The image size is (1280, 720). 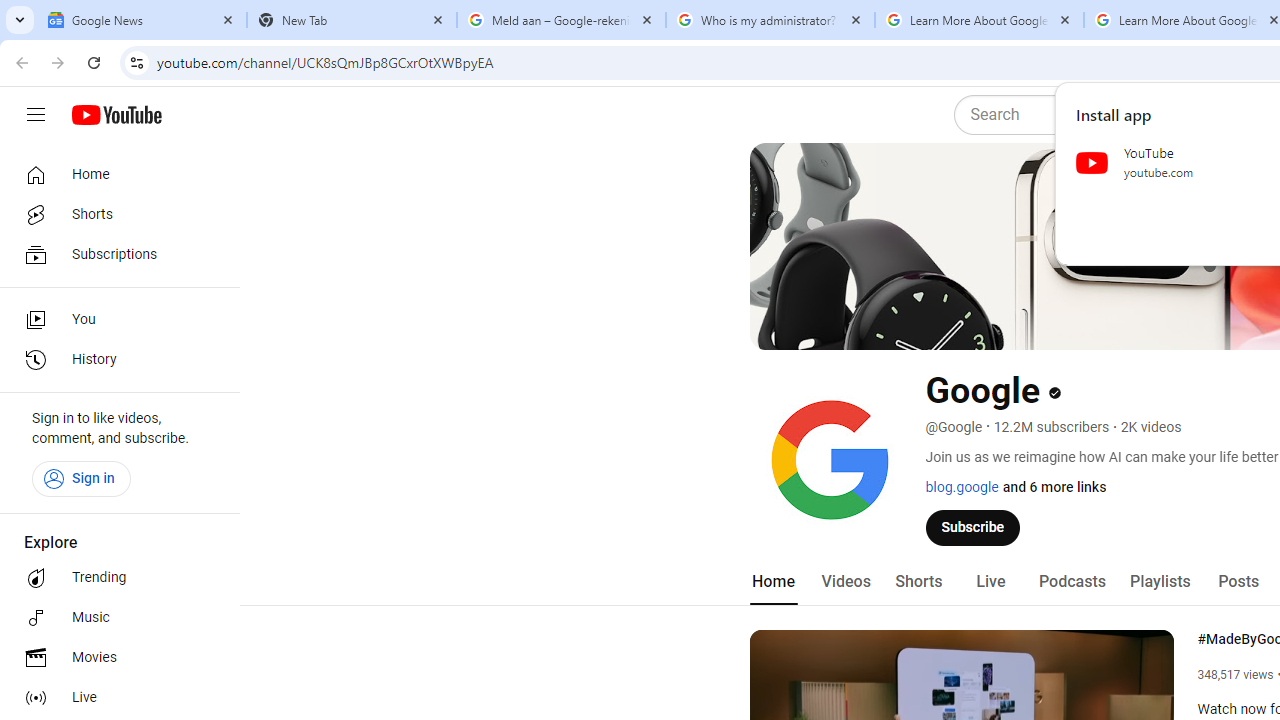 I want to click on 'Videos', so click(x=845, y=581).